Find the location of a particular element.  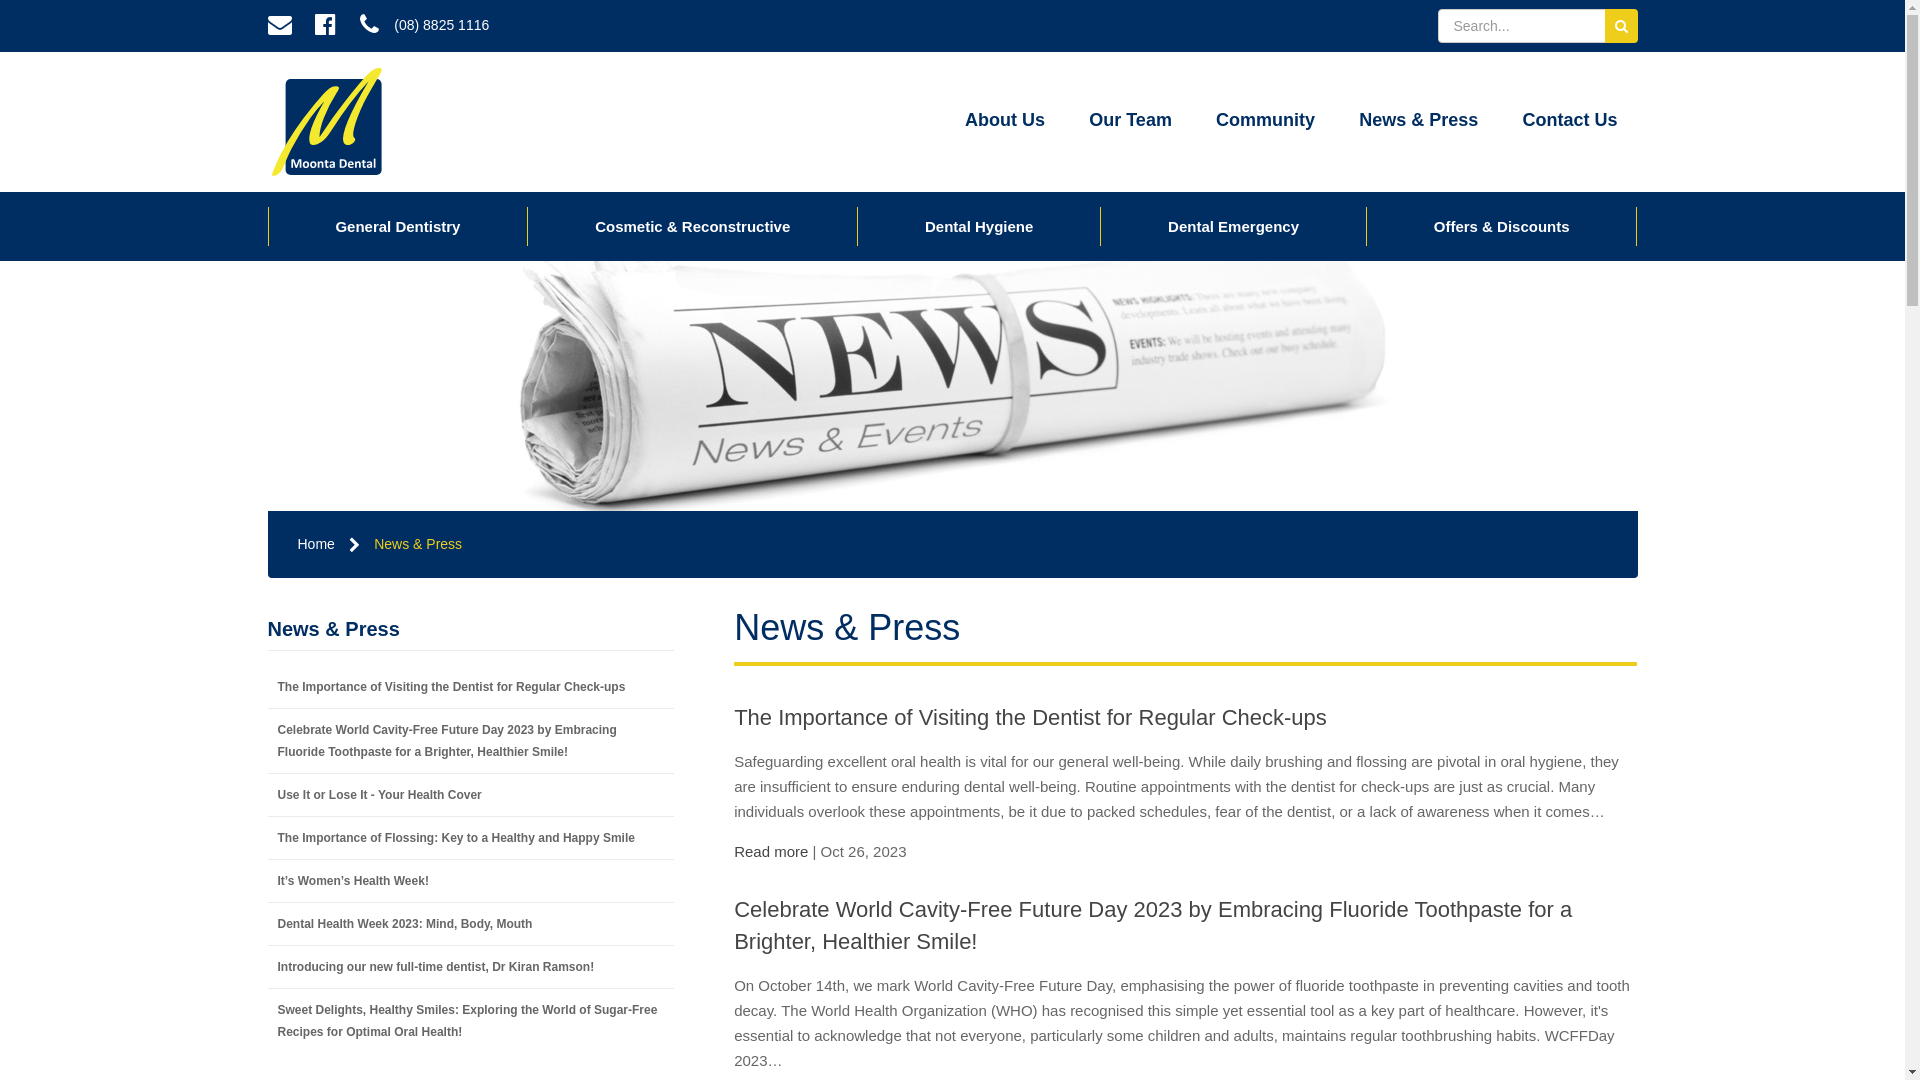

'Contact us via email' is located at coordinates (257, 26).